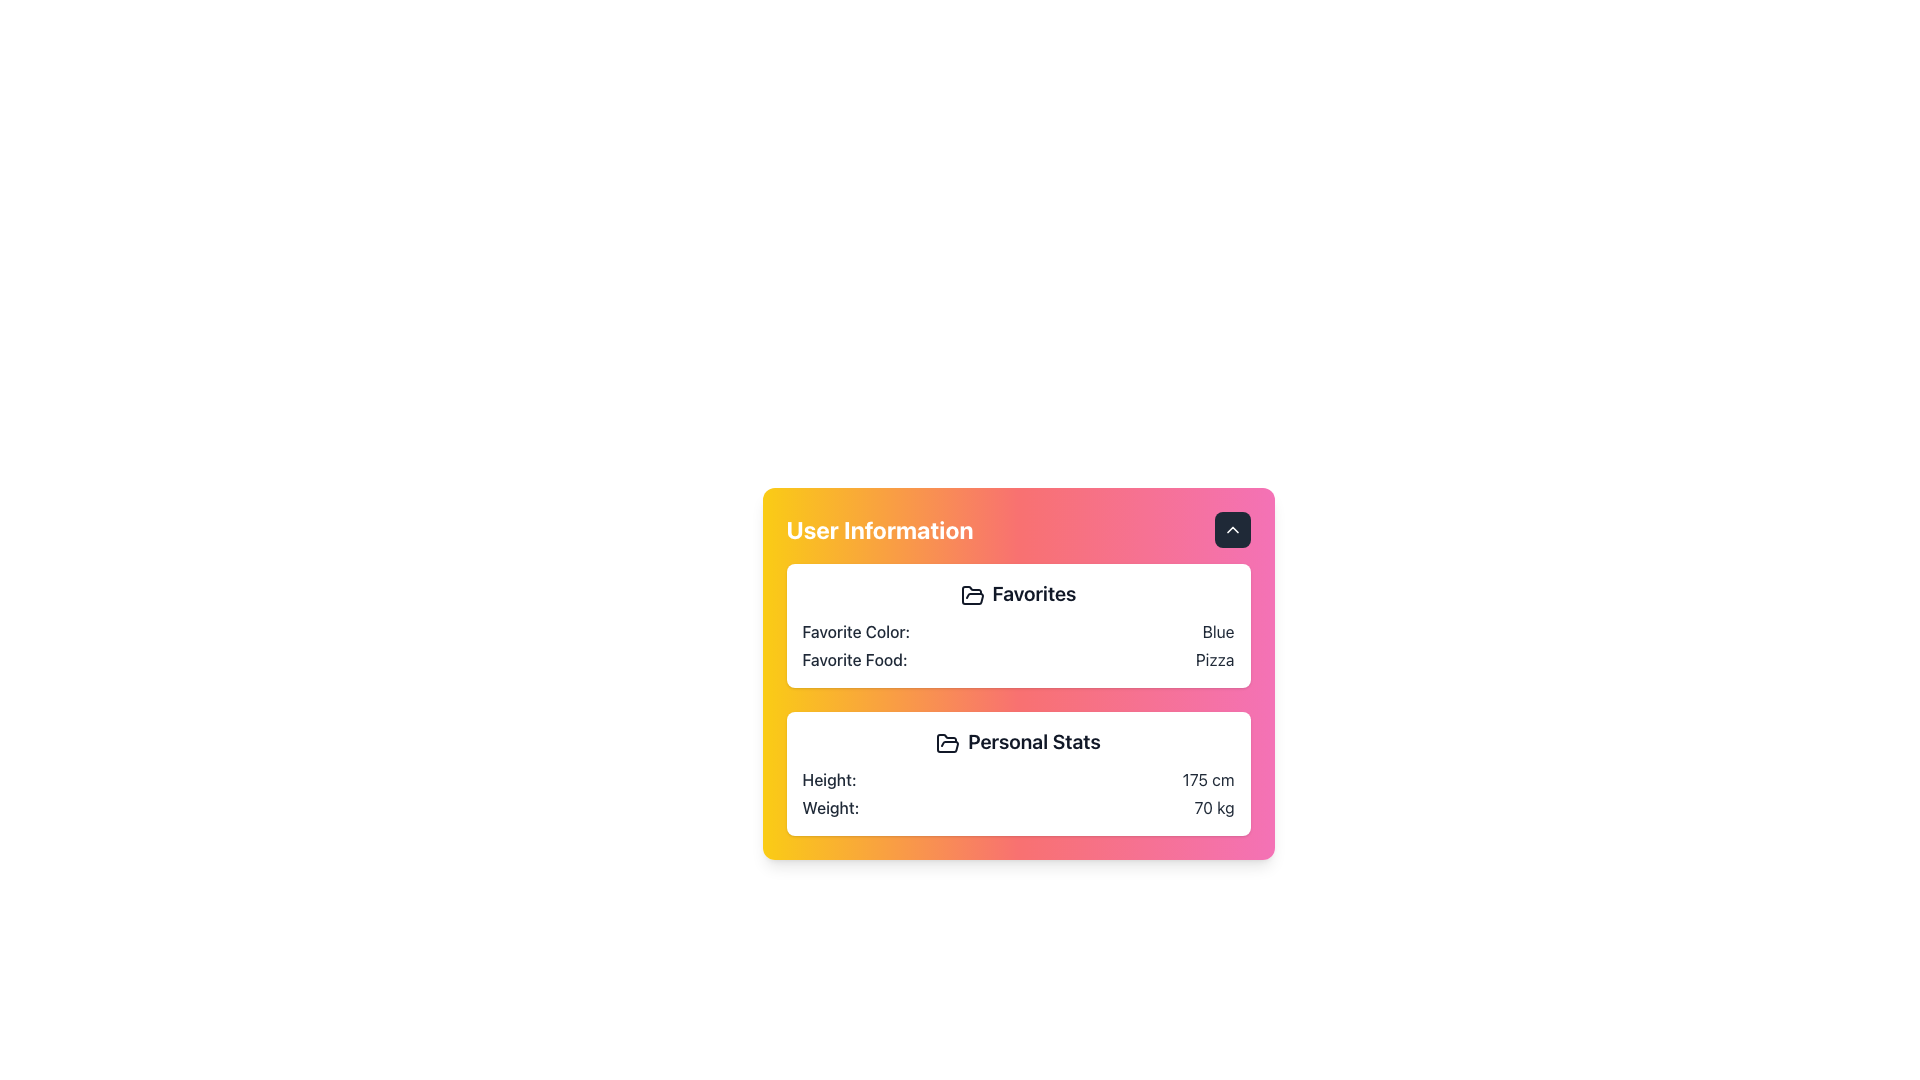 Image resolution: width=1920 pixels, height=1080 pixels. What do you see at coordinates (1213, 806) in the screenshot?
I see `the text label displaying '70 kg' in the 'Weight:' row of the 'Personal Stats' section within the 'User Information' card` at bounding box center [1213, 806].